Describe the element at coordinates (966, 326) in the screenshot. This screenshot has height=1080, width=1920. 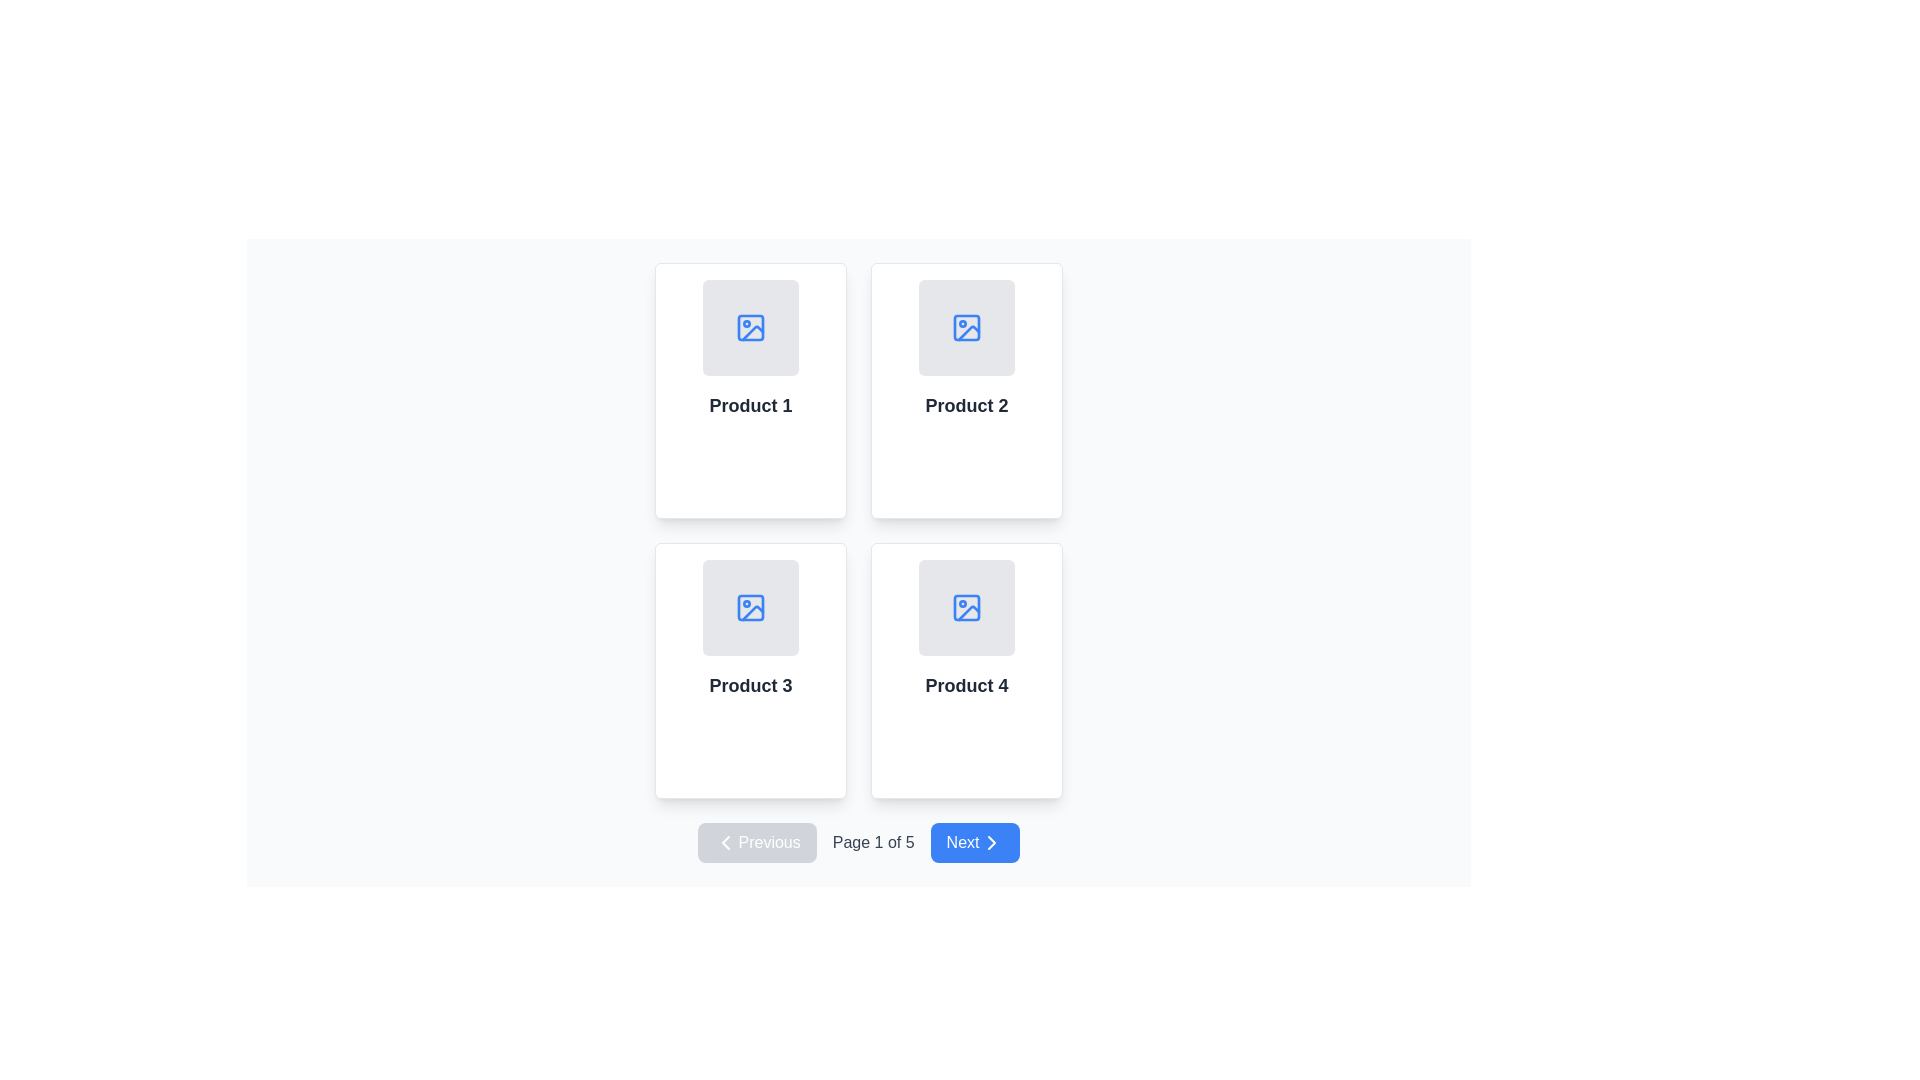
I see `the top-left rectangular section of the image icon for Product 2` at that location.